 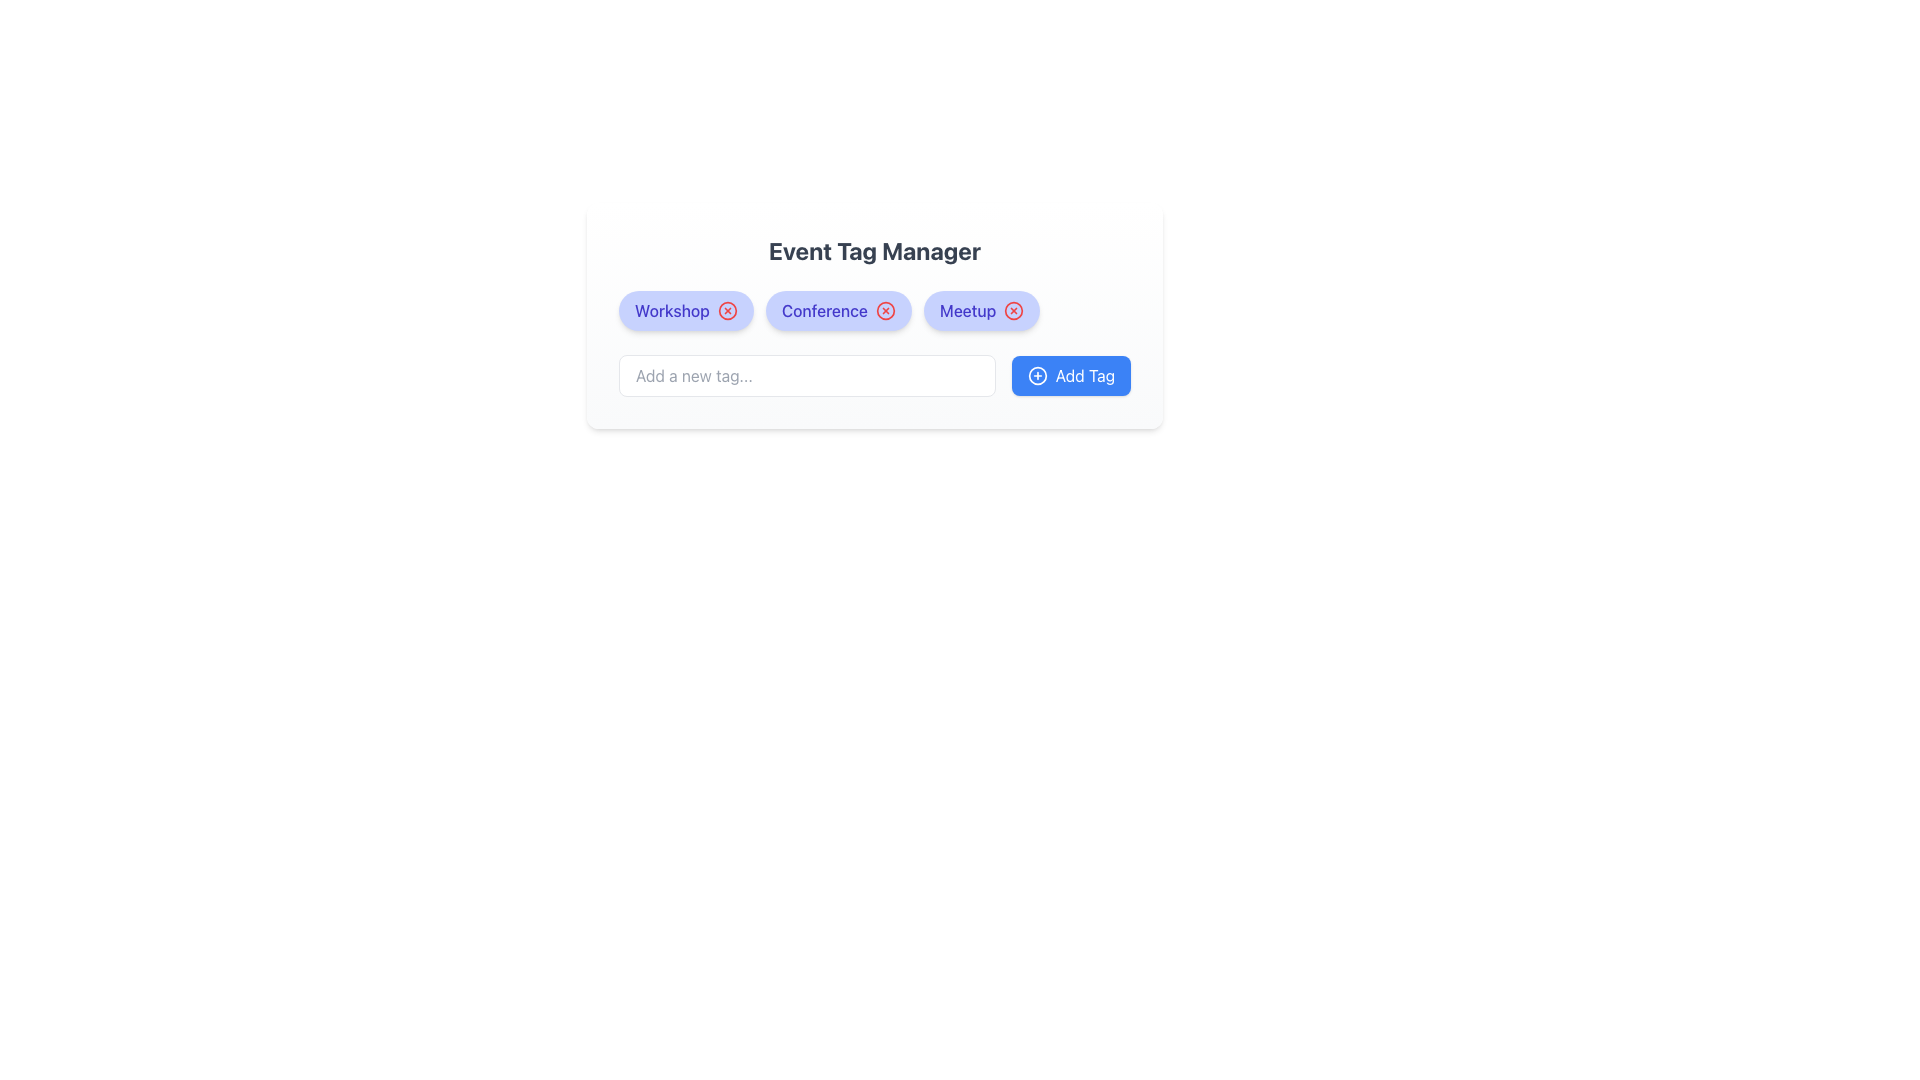 What do you see at coordinates (884, 311) in the screenshot?
I see `the circular decorative shape inside the 'Conference' tag's remove action icon located beneath the 'Event Tag Manager' title` at bounding box center [884, 311].